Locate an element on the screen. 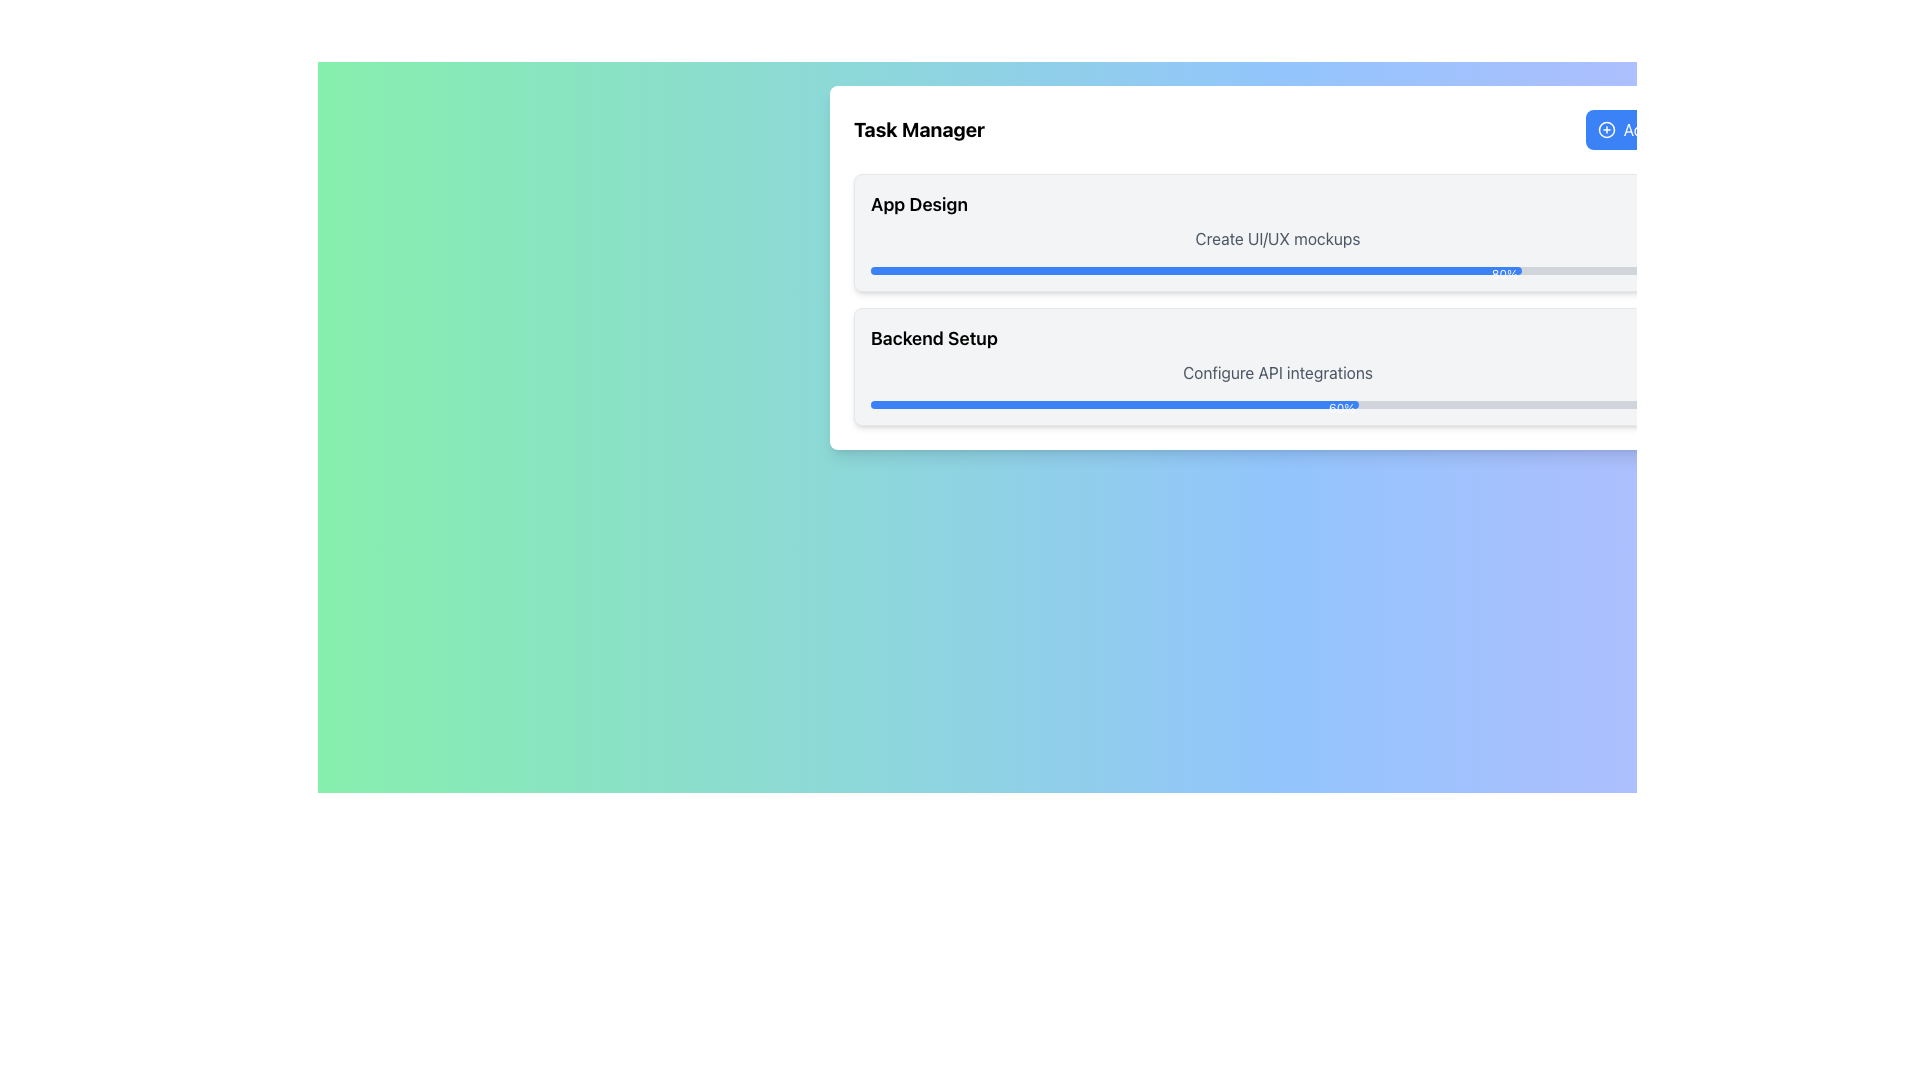 This screenshot has width=1920, height=1080. the progress percentage displayed on the blue progress bar indicating 80% completion in the 'App Design' section of the task manager interface is located at coordinates (1196, 270).